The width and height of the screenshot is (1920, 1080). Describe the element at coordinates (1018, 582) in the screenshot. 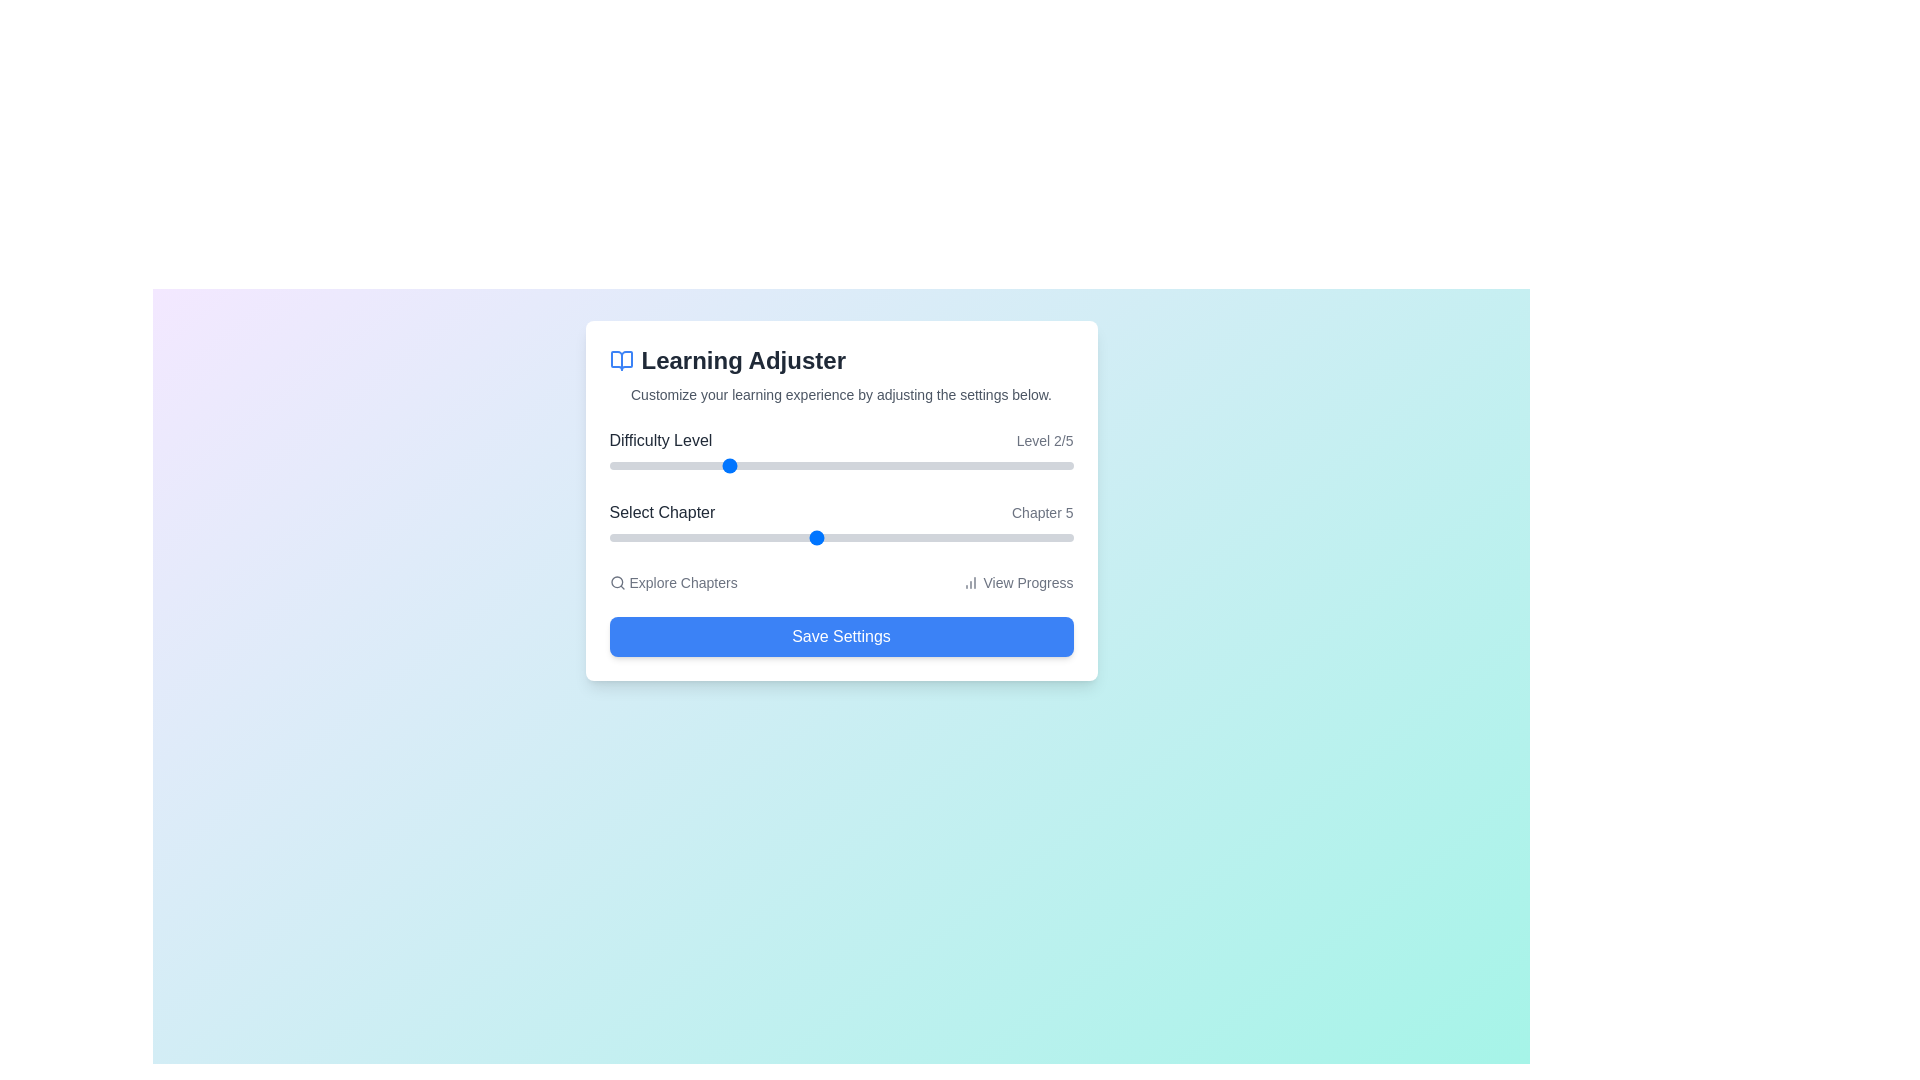

I see `the non-interactive label 'View Progress' with a small graph icon, located in the bottom-right corner of the 'Learning Adjuster' panel` at that location.